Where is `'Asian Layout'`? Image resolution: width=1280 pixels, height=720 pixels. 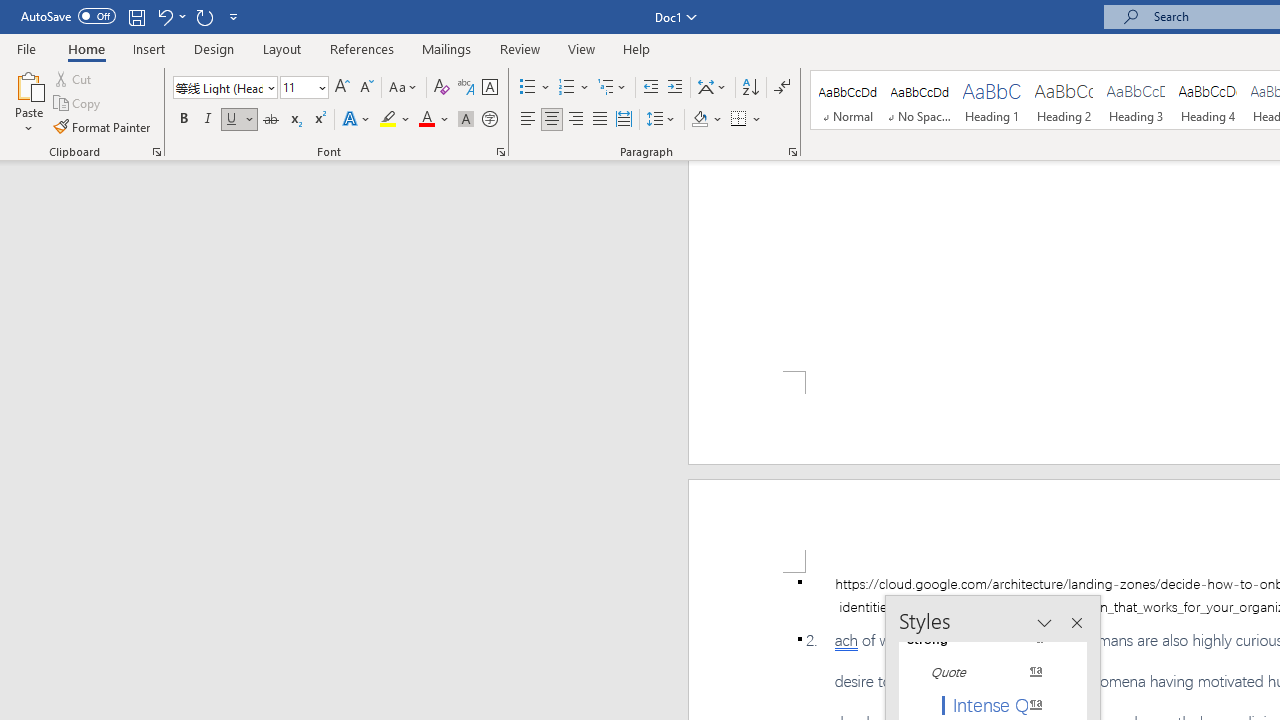 'Asian Layout' is located at coordinates (712, 86).